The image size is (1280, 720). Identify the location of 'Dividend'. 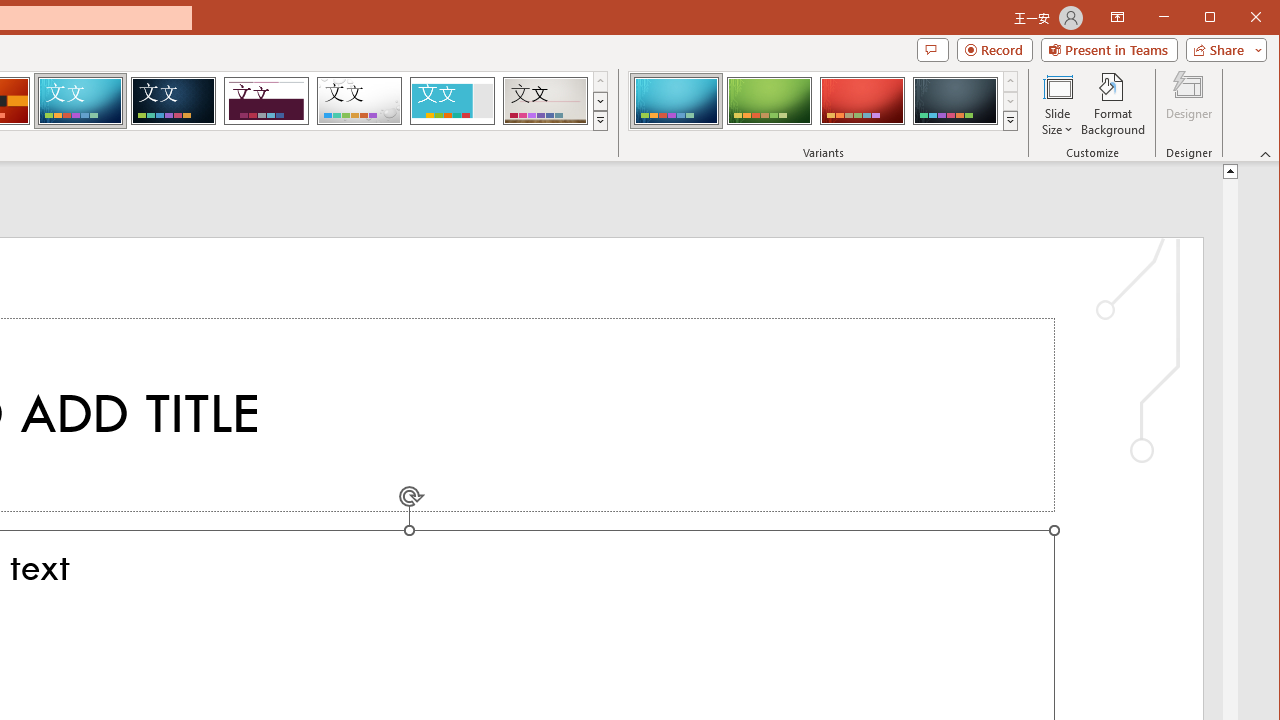
(265, 100).